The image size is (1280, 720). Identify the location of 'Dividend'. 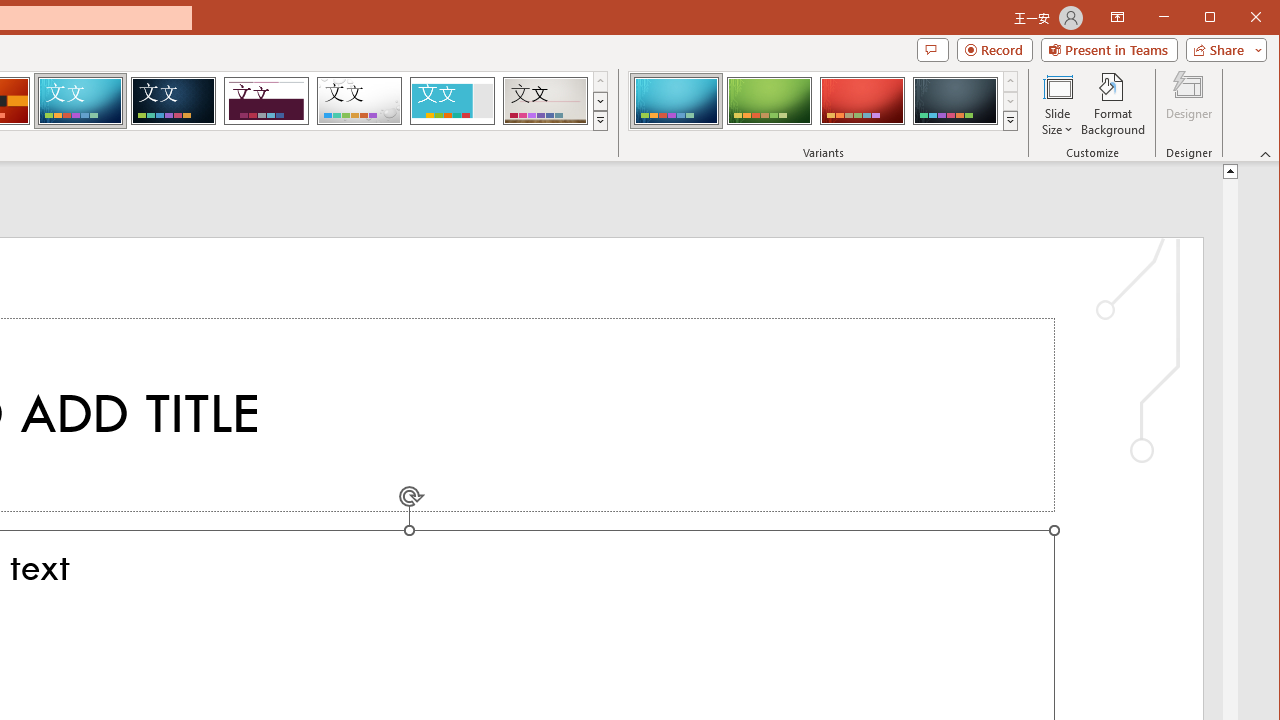
(265, 100).